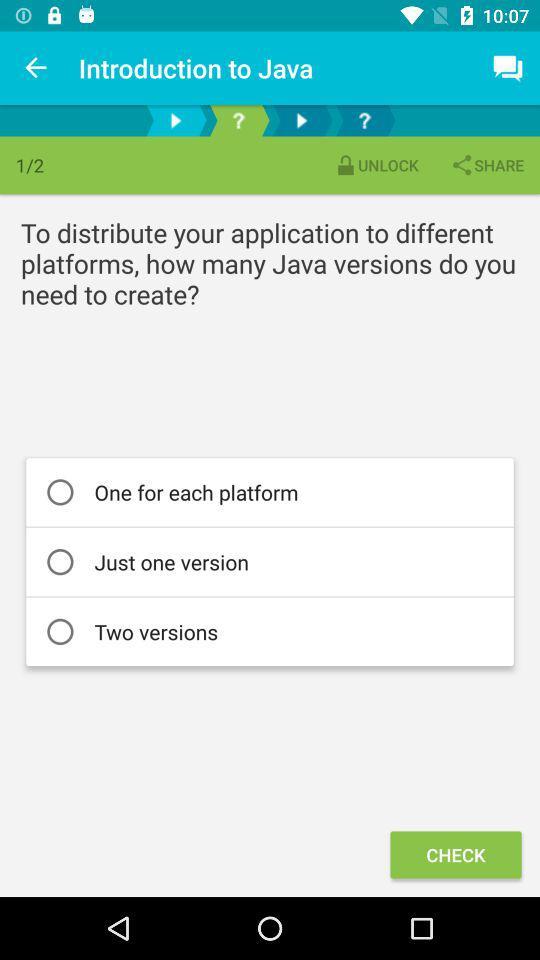 The image size is (540, 960). I want to click on move forward one page, so click(300, 120).